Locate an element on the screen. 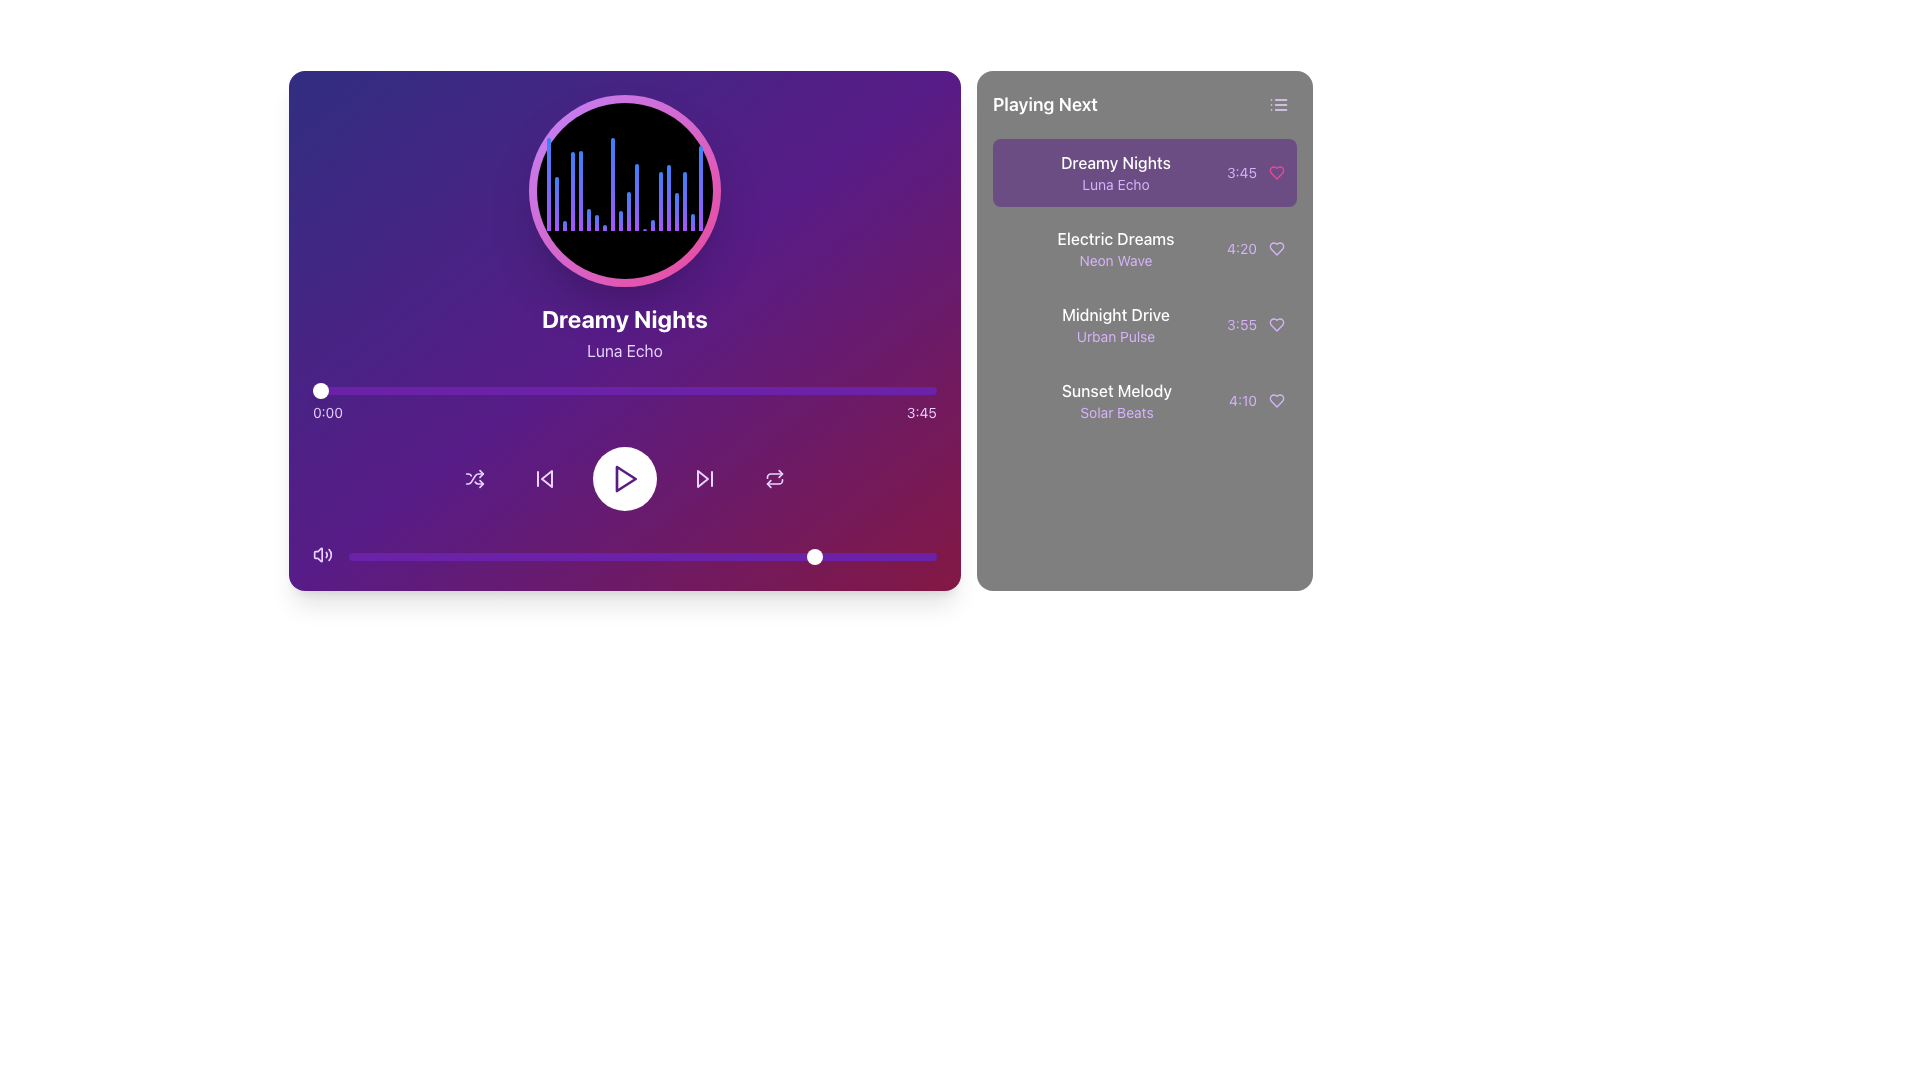 The width and height of the screenshot is (1920, 1080). the sixteenth decorative visual equalizer bar, which is a vertical gradient bar transitioning from purple to blue with a rounded top, located at the top-center of the music player interface is located at coordinates (660, 201).